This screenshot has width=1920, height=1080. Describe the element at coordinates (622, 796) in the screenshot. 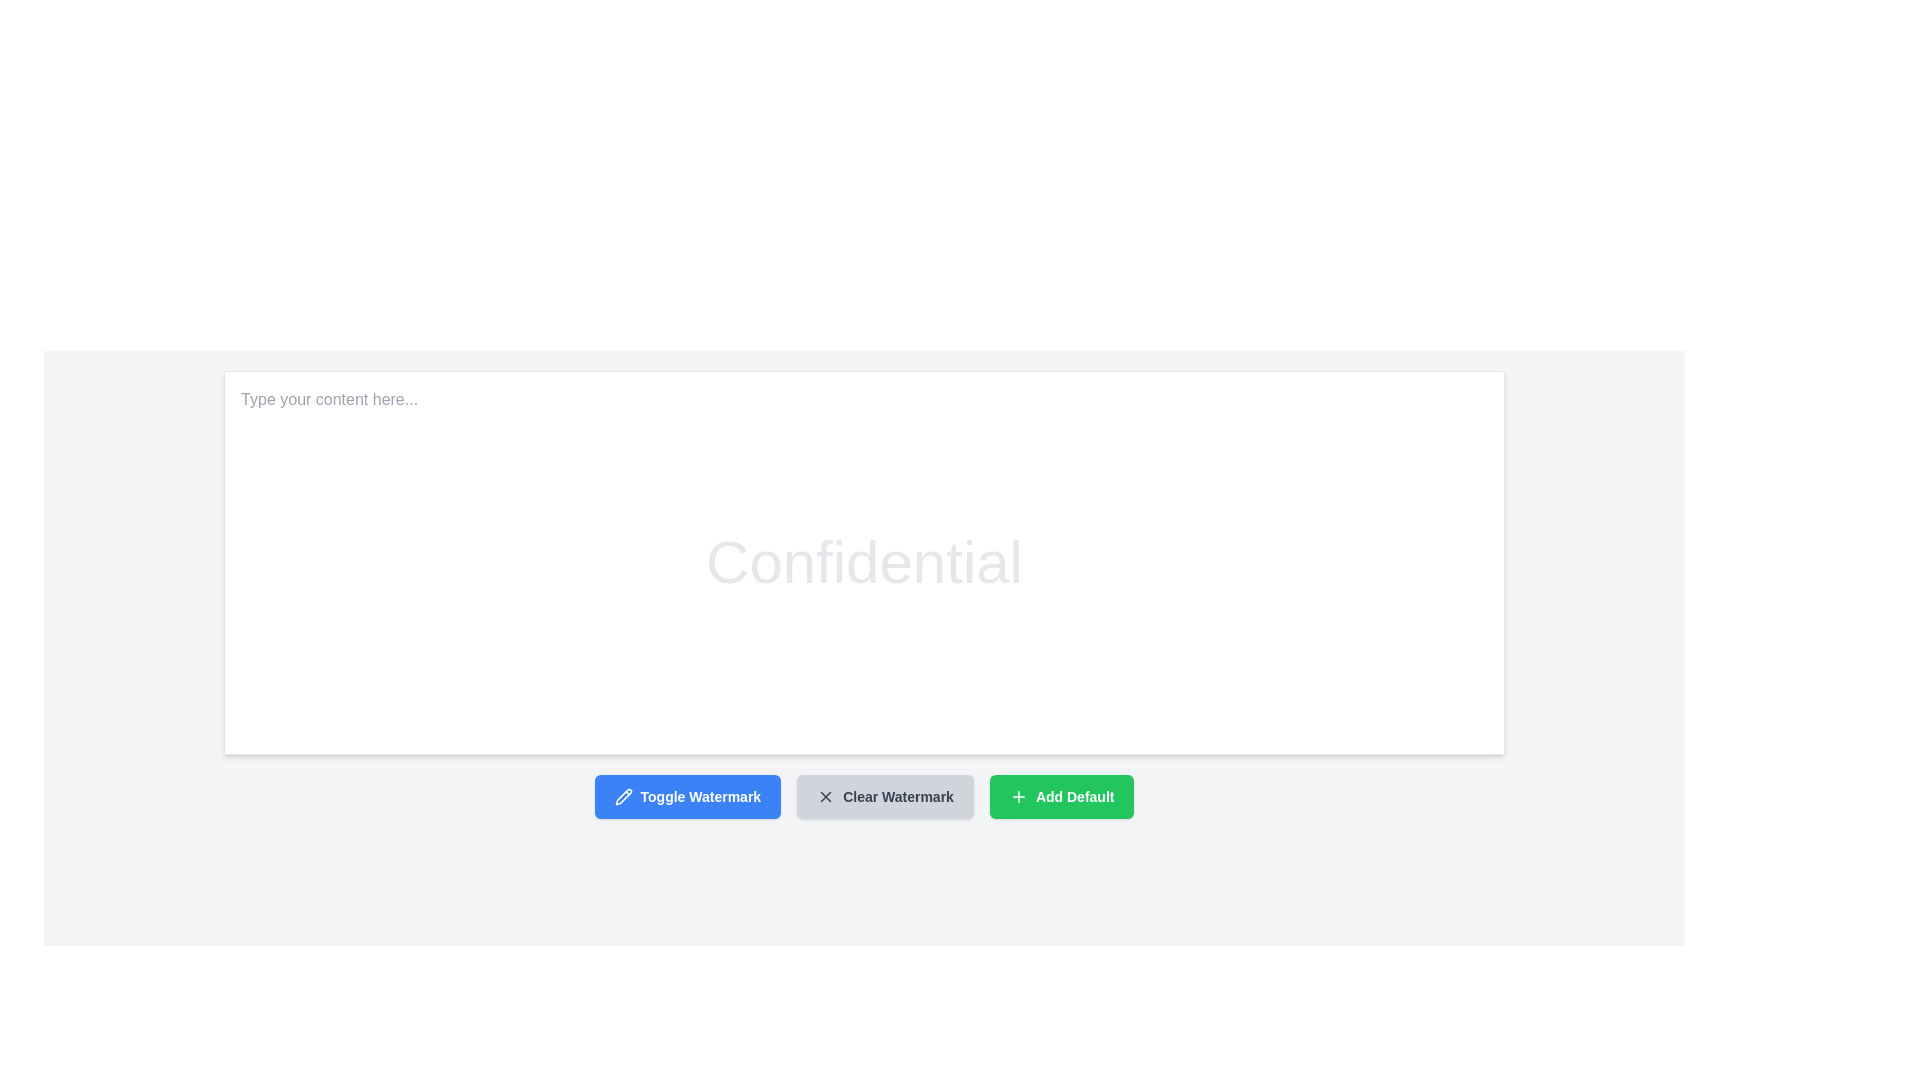

I see `the editing tool icon located in the lower section of the display, to the left of the other buttons` at that location.